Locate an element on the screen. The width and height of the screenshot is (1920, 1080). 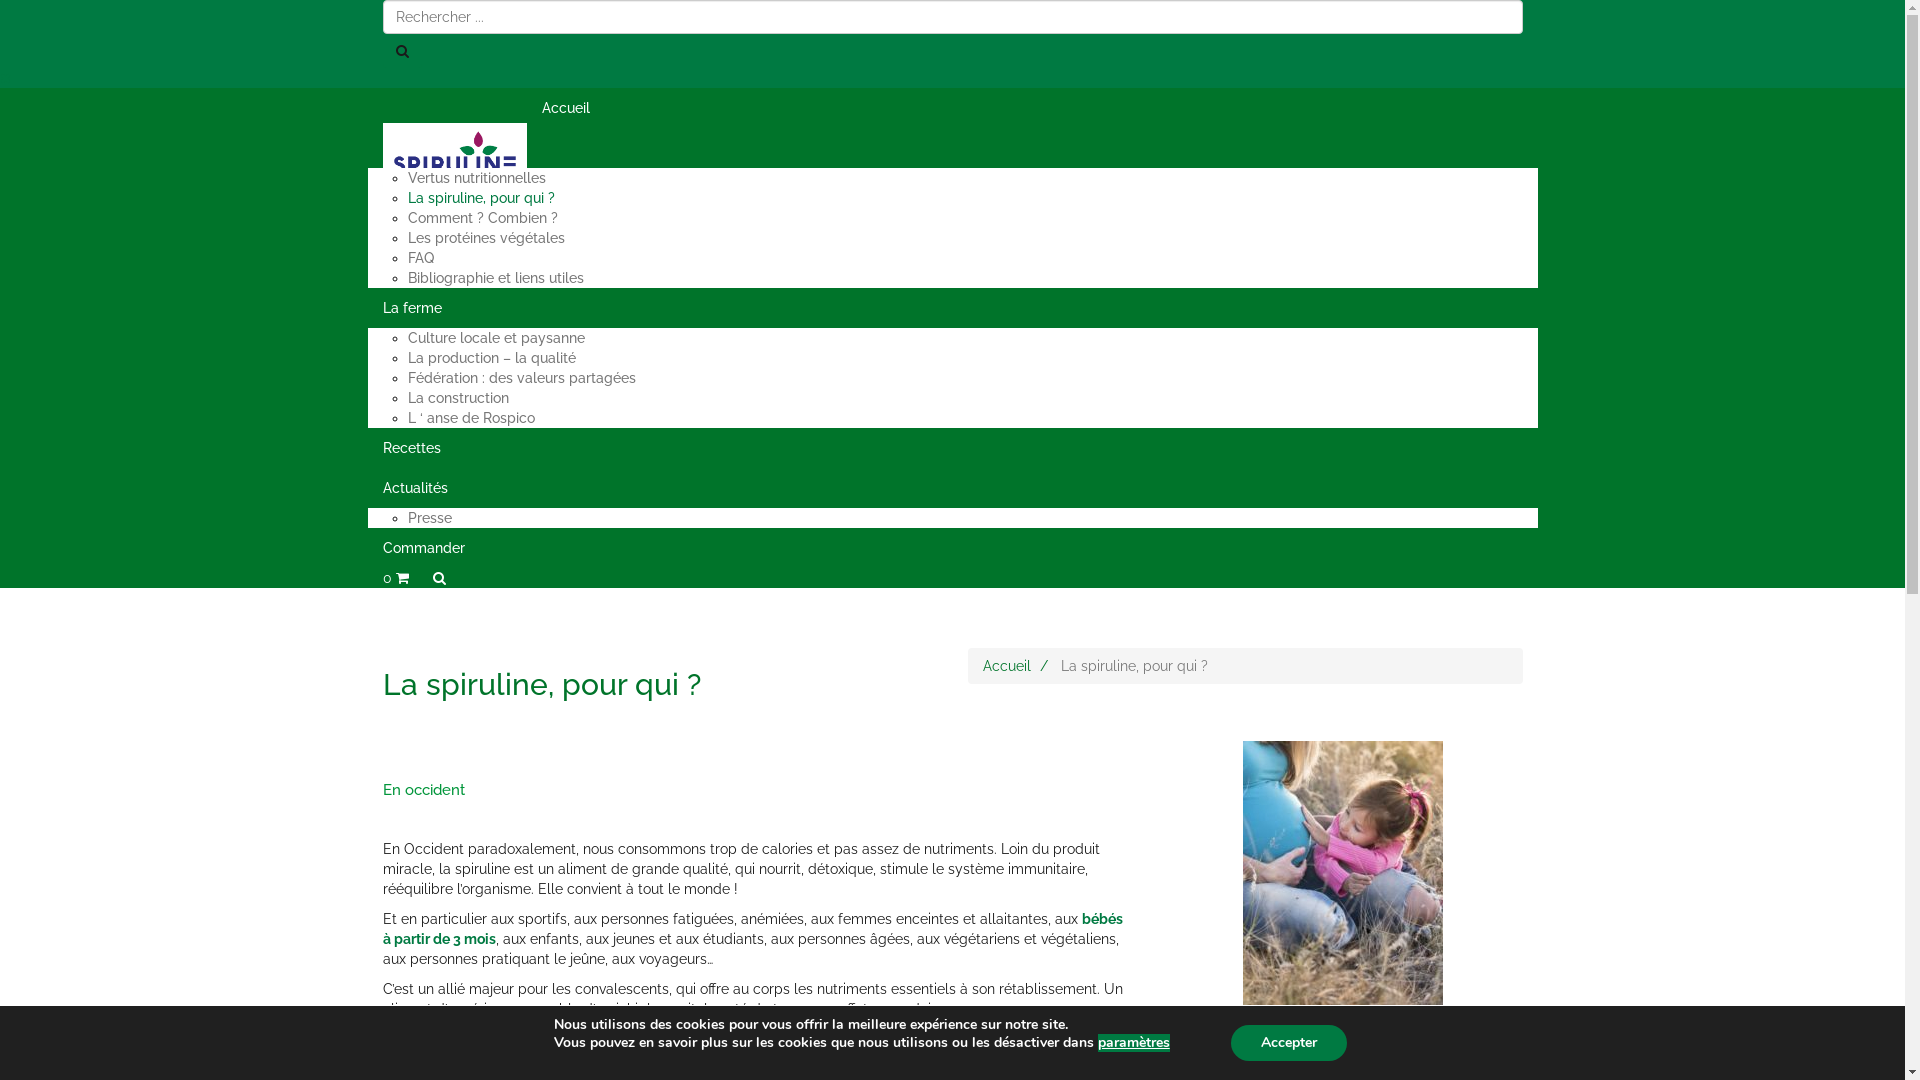
'Comment ? Combien ?' is located at coordinates (483, 218).